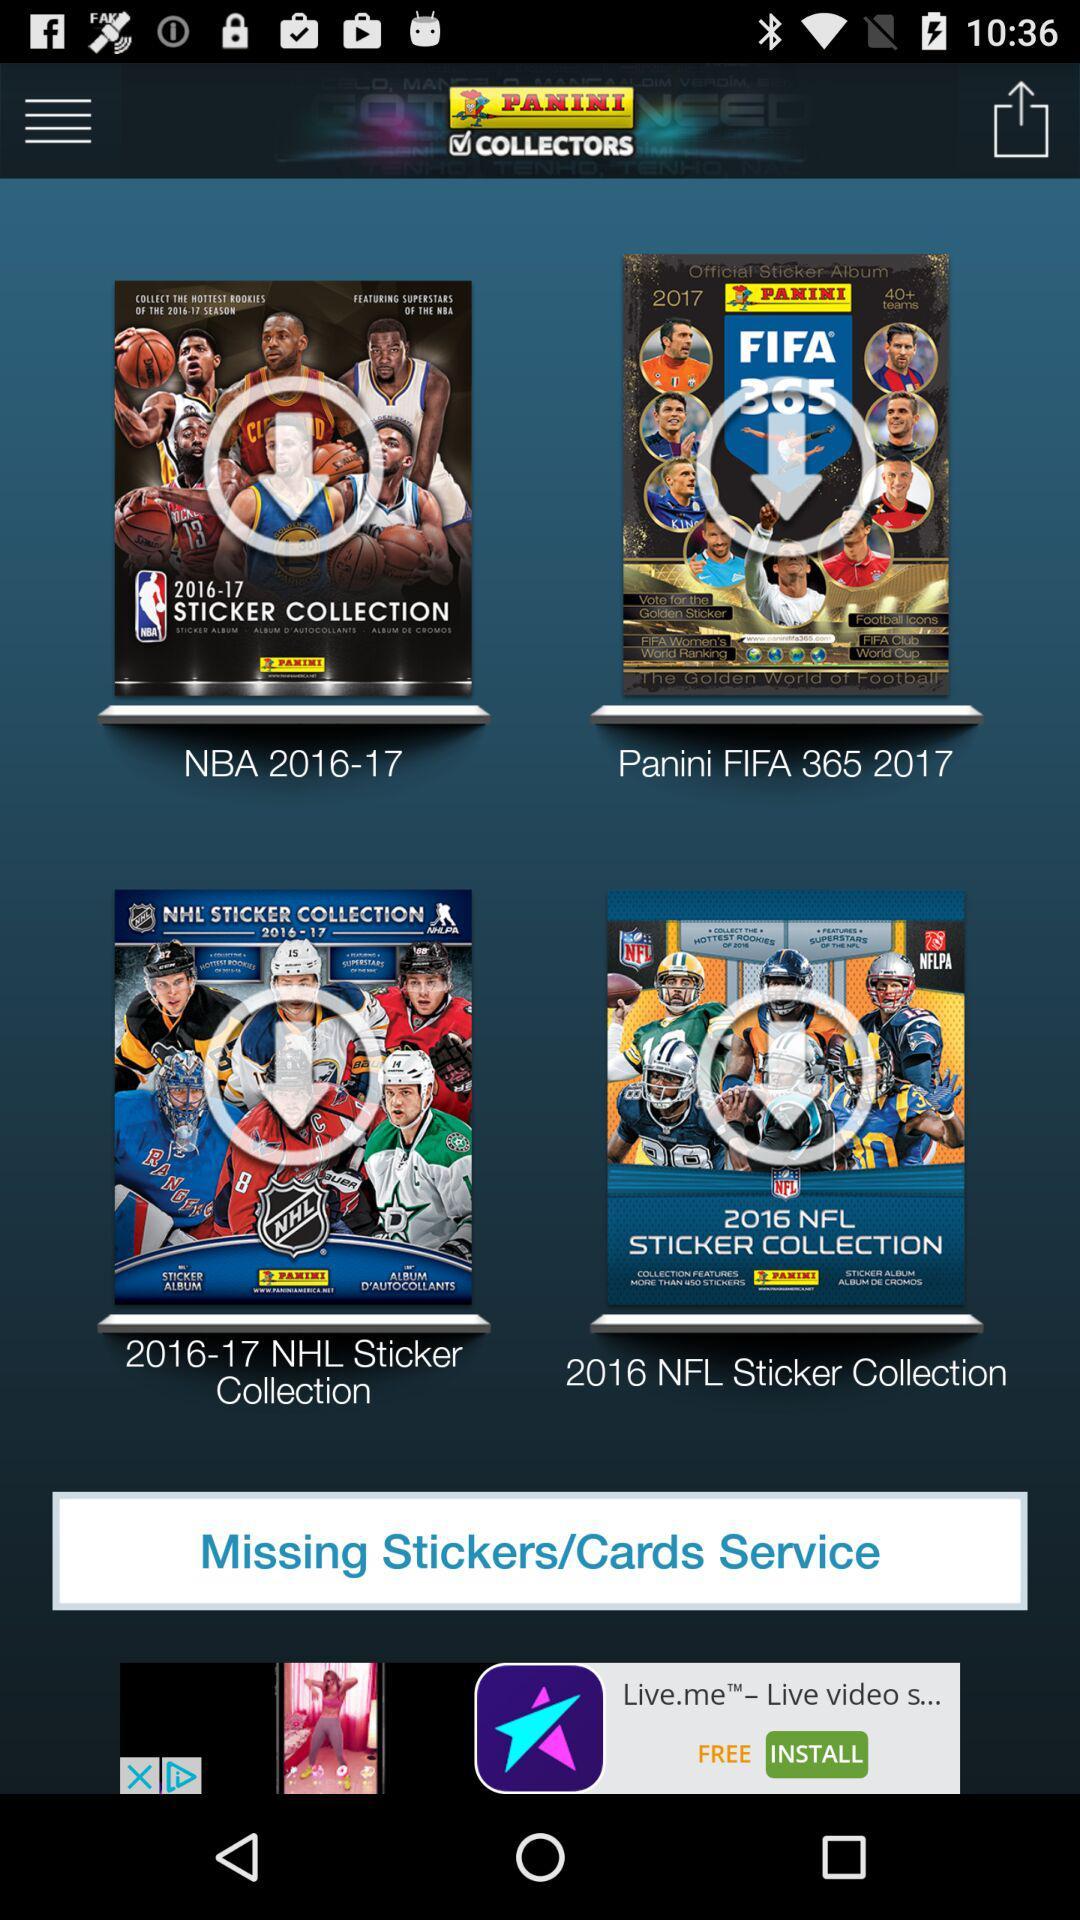  I want to click on the launch icon, so click(1021, 127).